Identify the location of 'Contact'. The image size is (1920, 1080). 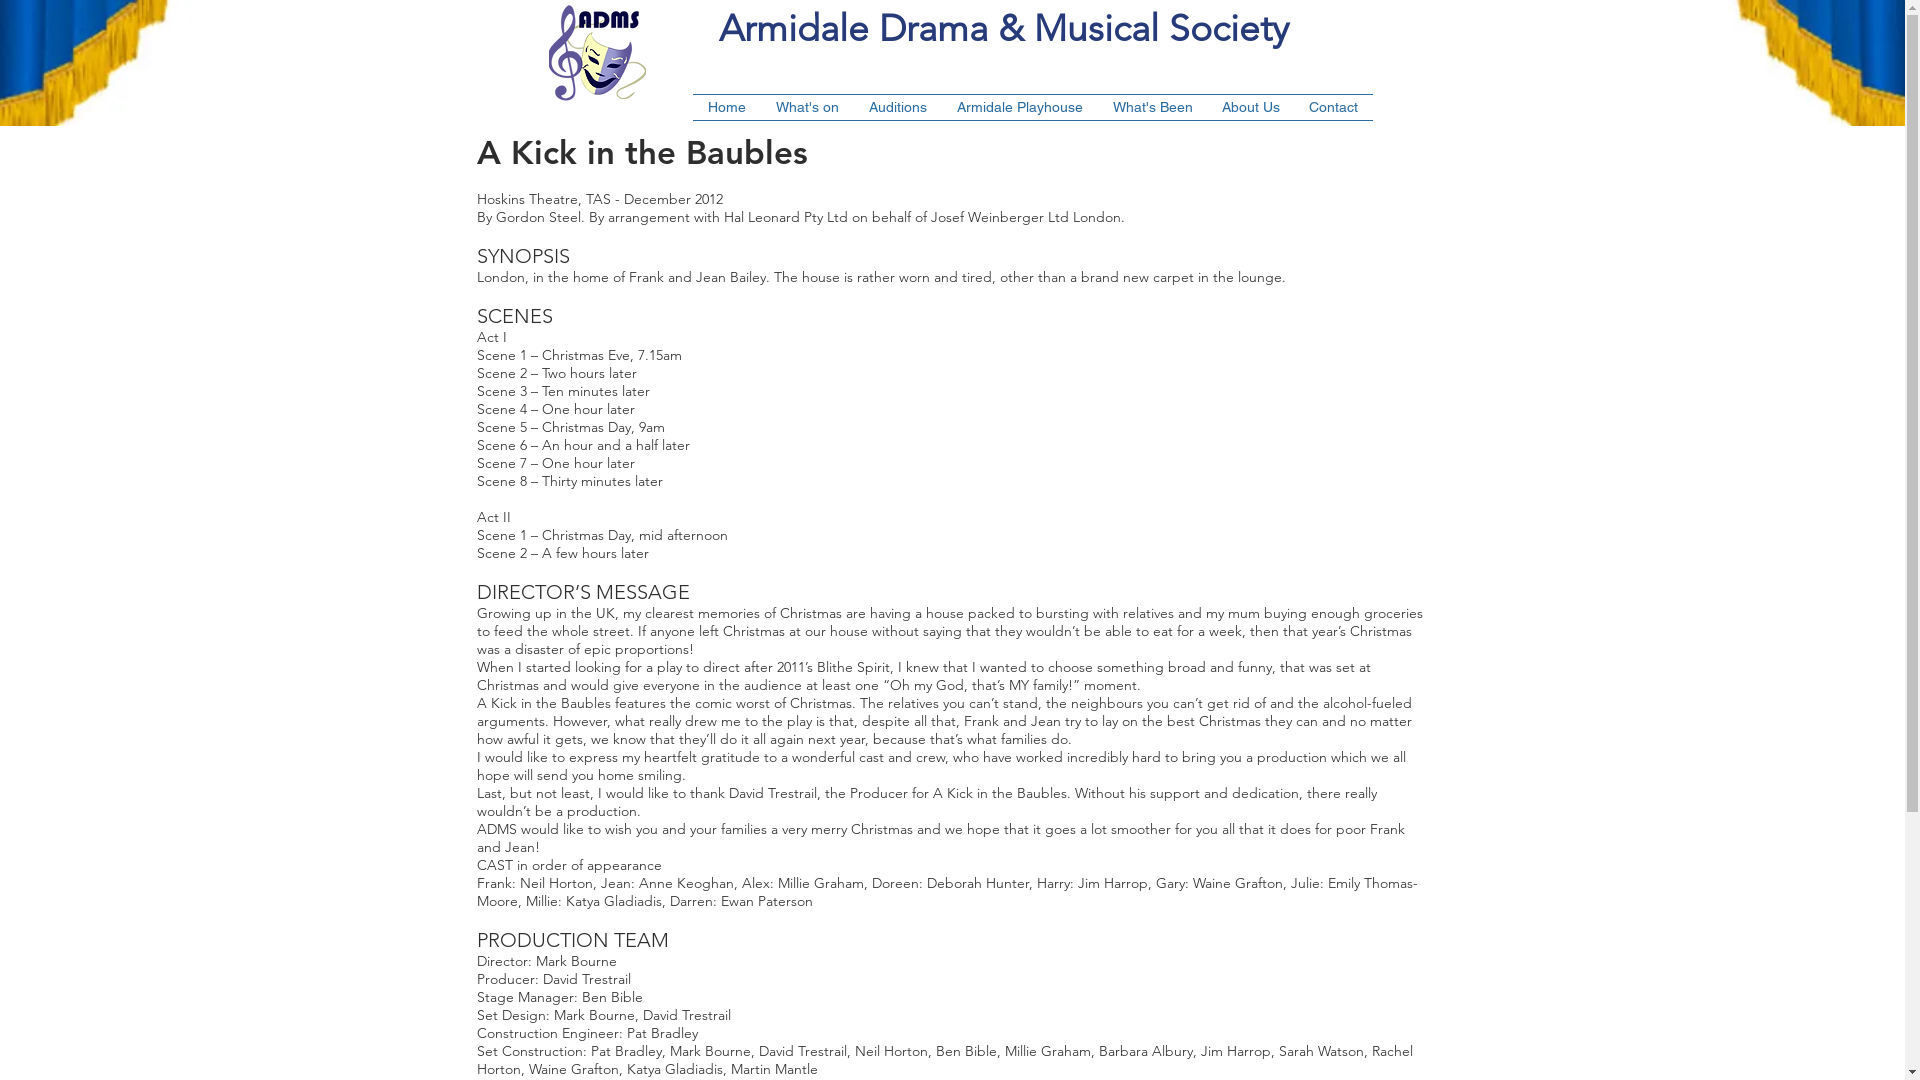
(1294, 107).